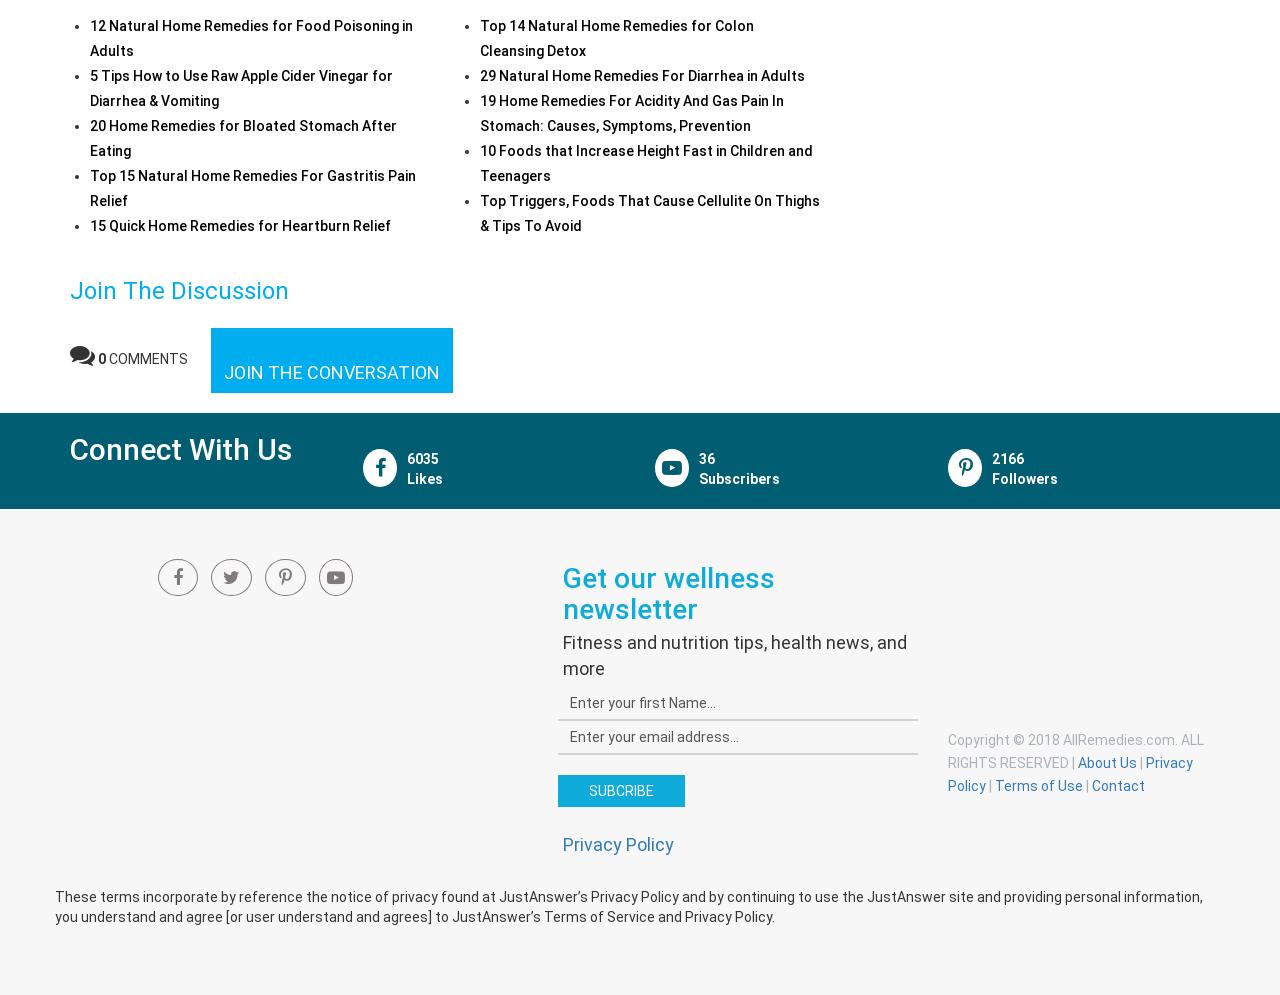 This screenshot has height=995, width=1280. Describe the element at coordinates (699, 456) in the screenshot. I see `'36'` at that location.